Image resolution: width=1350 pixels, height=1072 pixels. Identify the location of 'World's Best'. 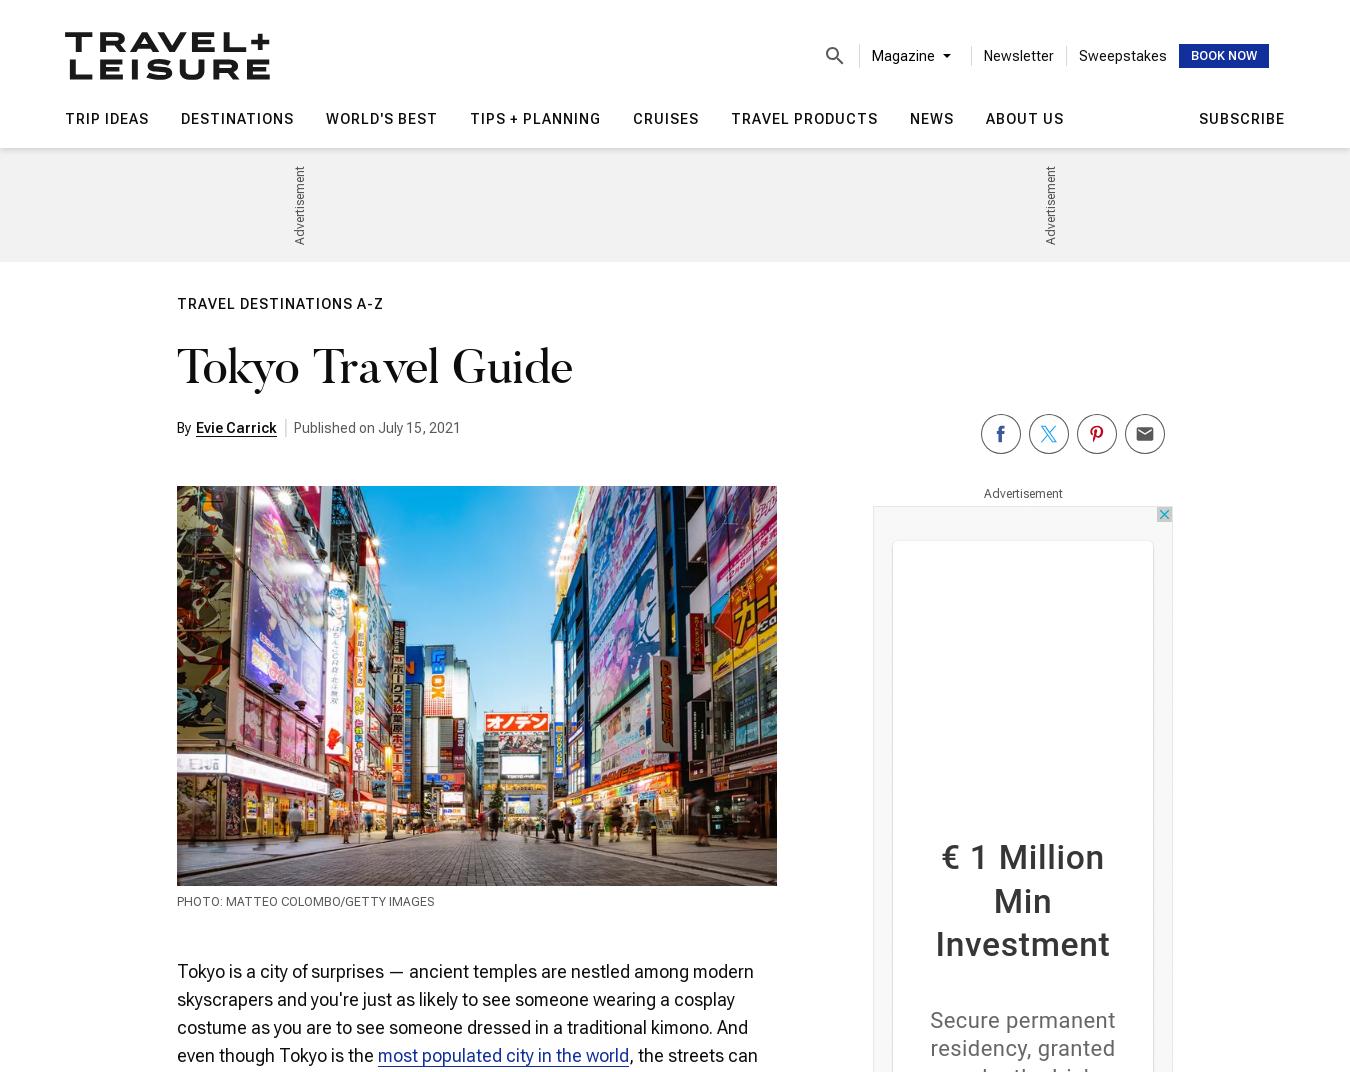
(382, 118).